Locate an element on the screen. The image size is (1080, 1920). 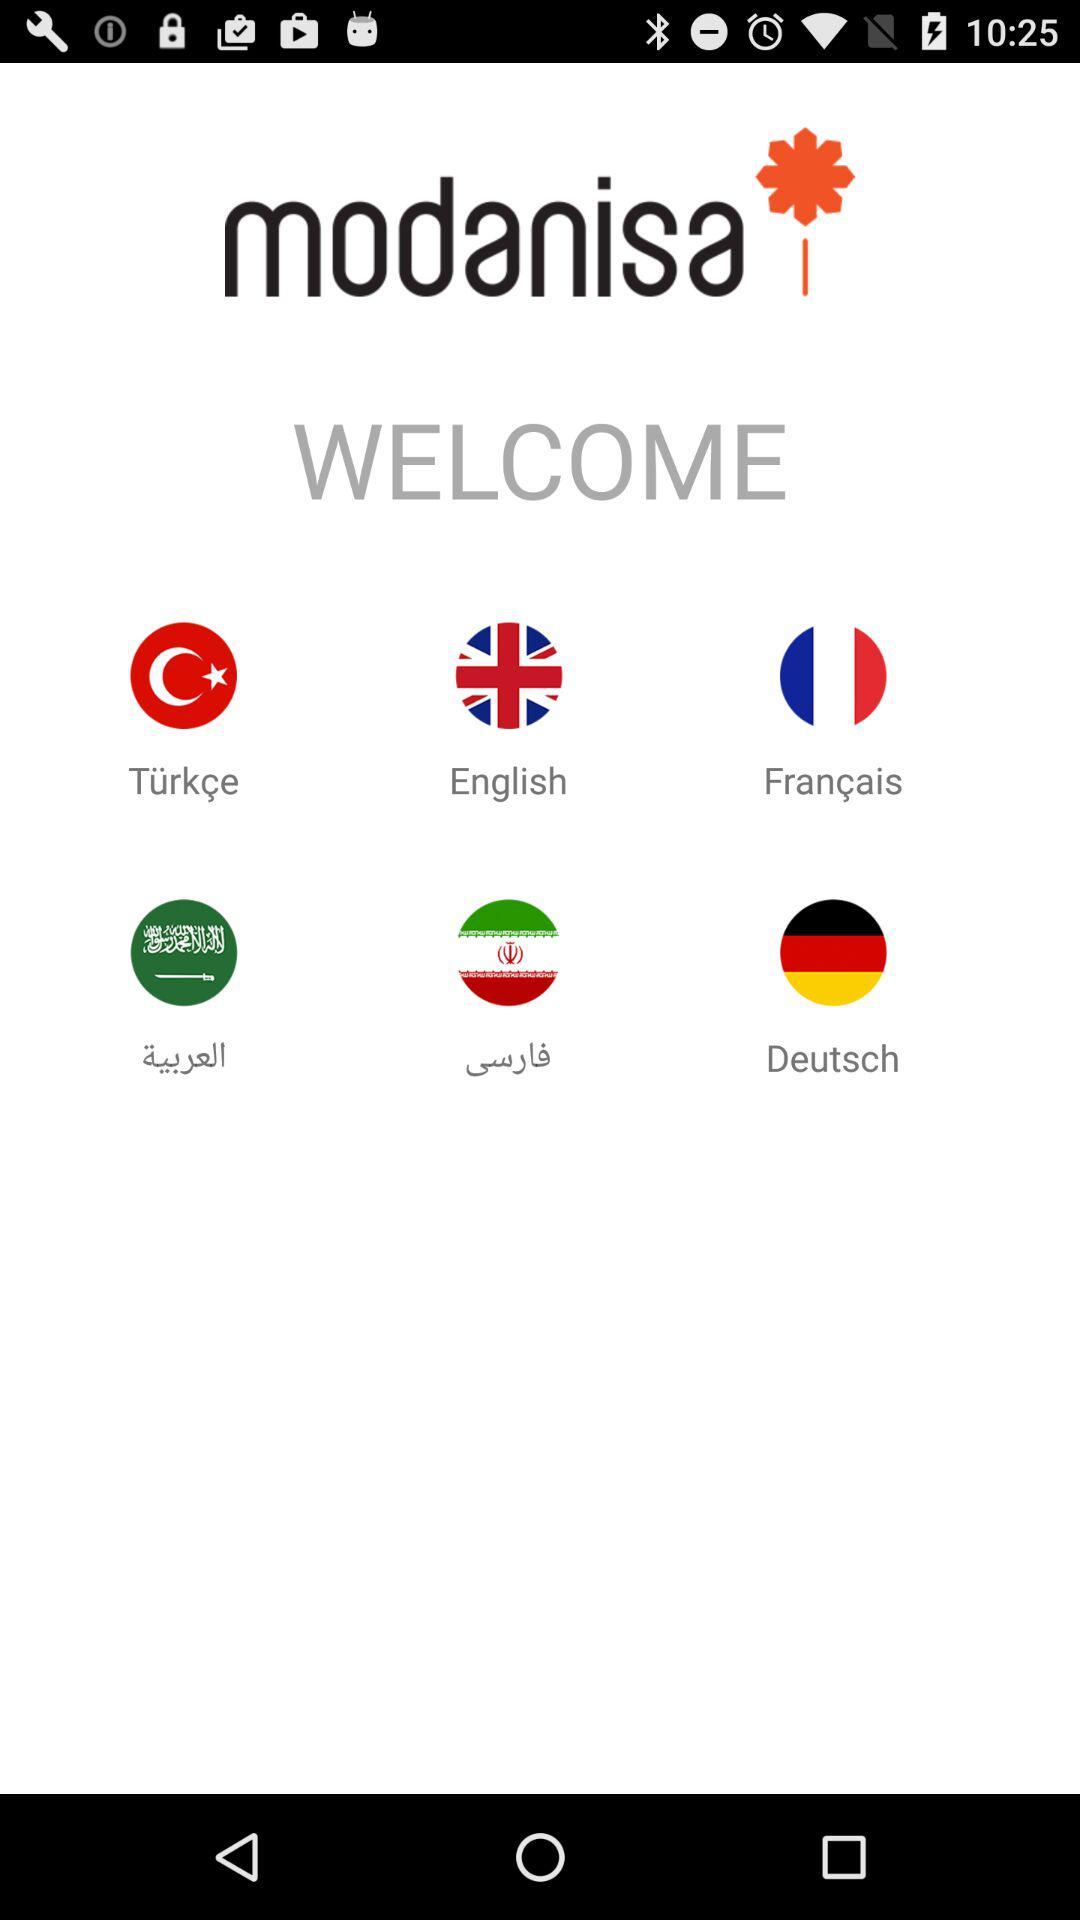
icon on the left side of english is located at coordinates (184, 676).